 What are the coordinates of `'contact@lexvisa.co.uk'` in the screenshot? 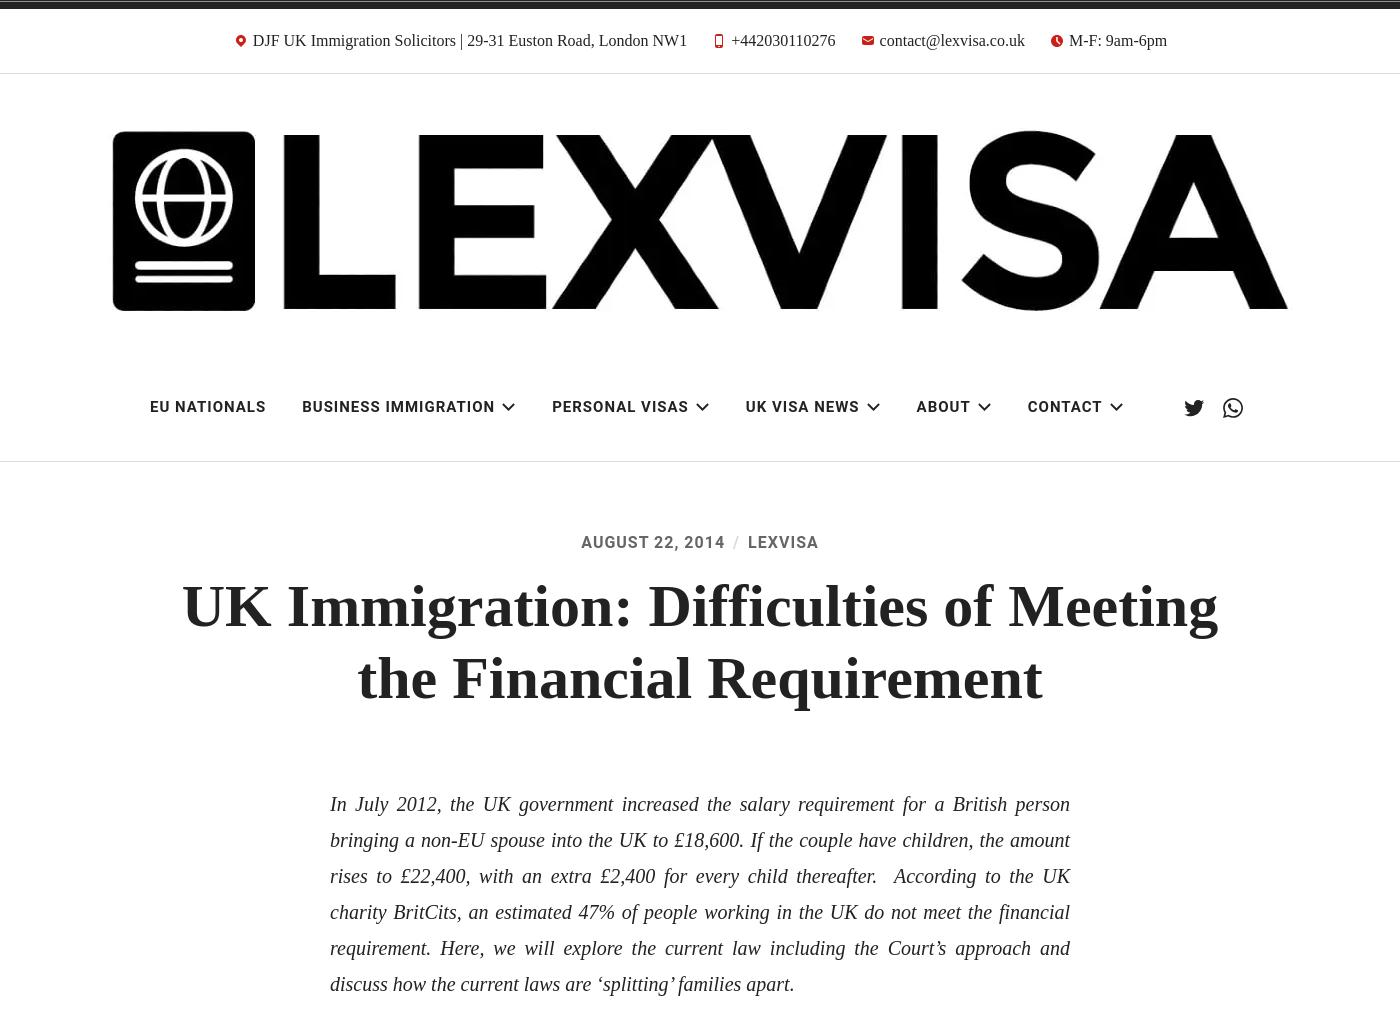 It's located at (951, 40).